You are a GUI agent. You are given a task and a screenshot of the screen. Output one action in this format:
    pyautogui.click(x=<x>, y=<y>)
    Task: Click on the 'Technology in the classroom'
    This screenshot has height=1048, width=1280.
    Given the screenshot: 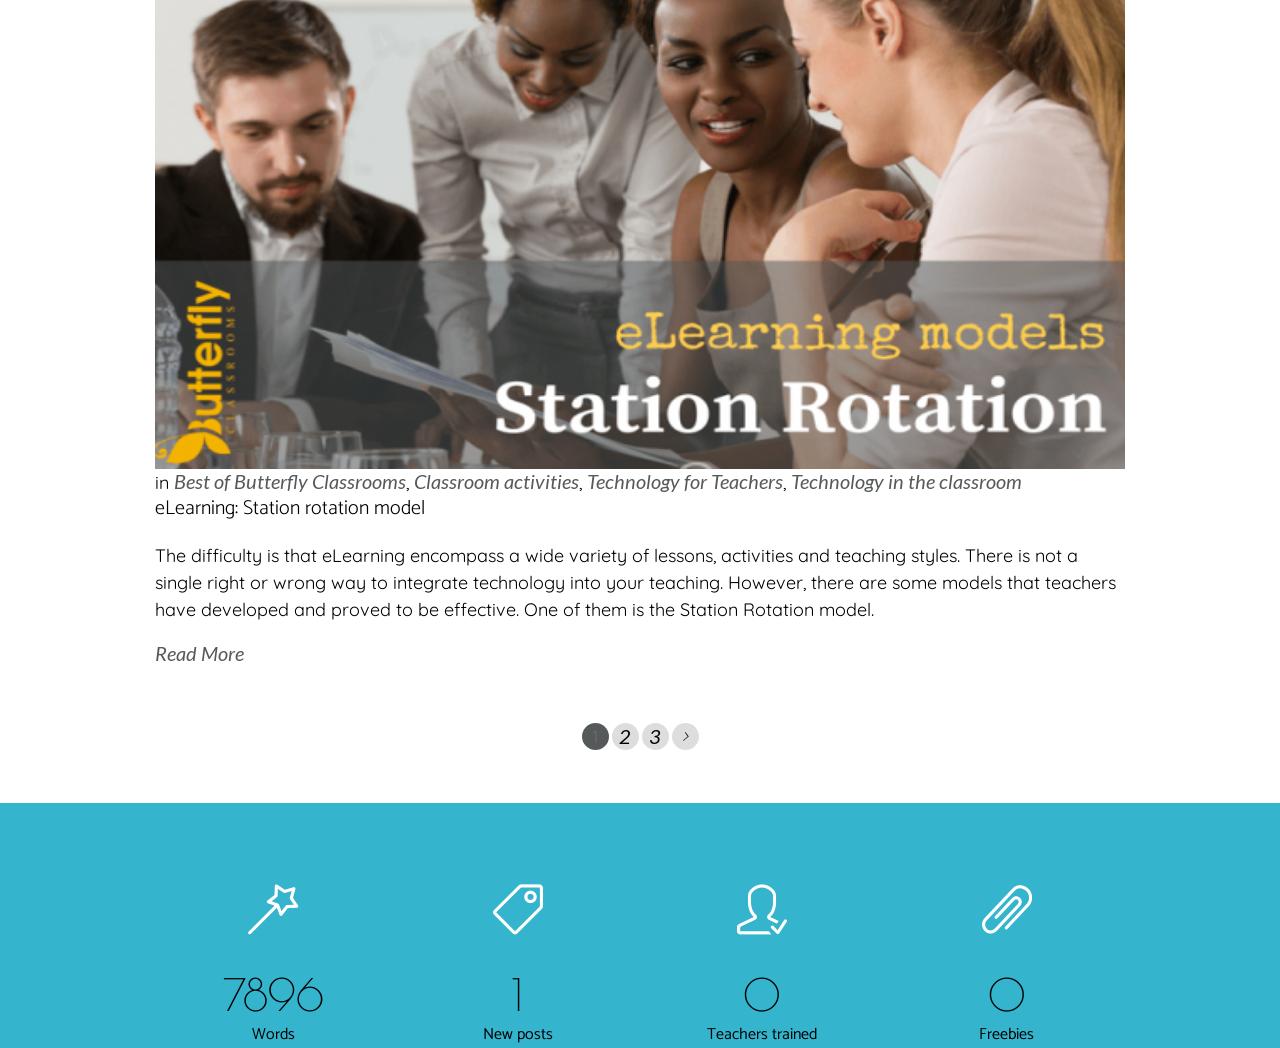 What is the action you would take?
    pyautogui.click(x=905, y=478)
    